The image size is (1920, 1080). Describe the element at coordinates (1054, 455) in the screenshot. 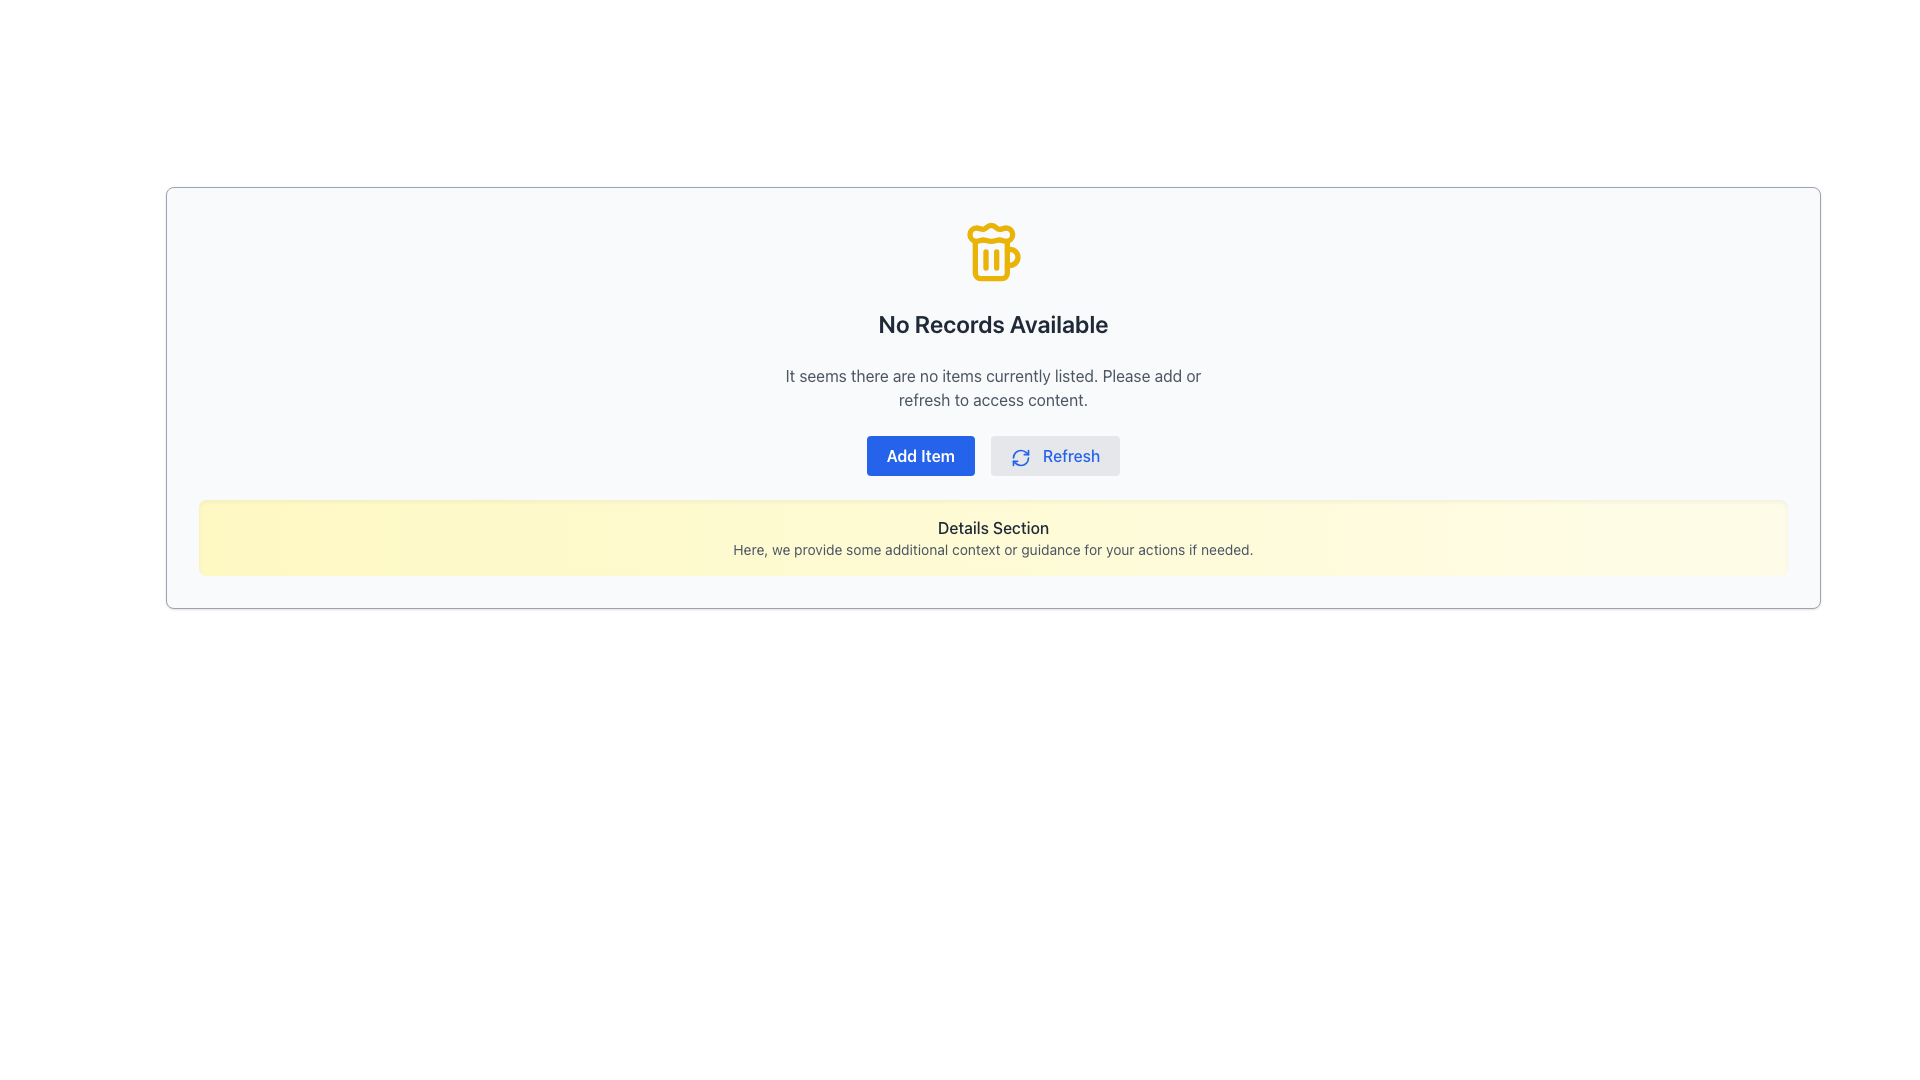

I see `the refresh button located to the right of the 'Add Item' button` at that location.